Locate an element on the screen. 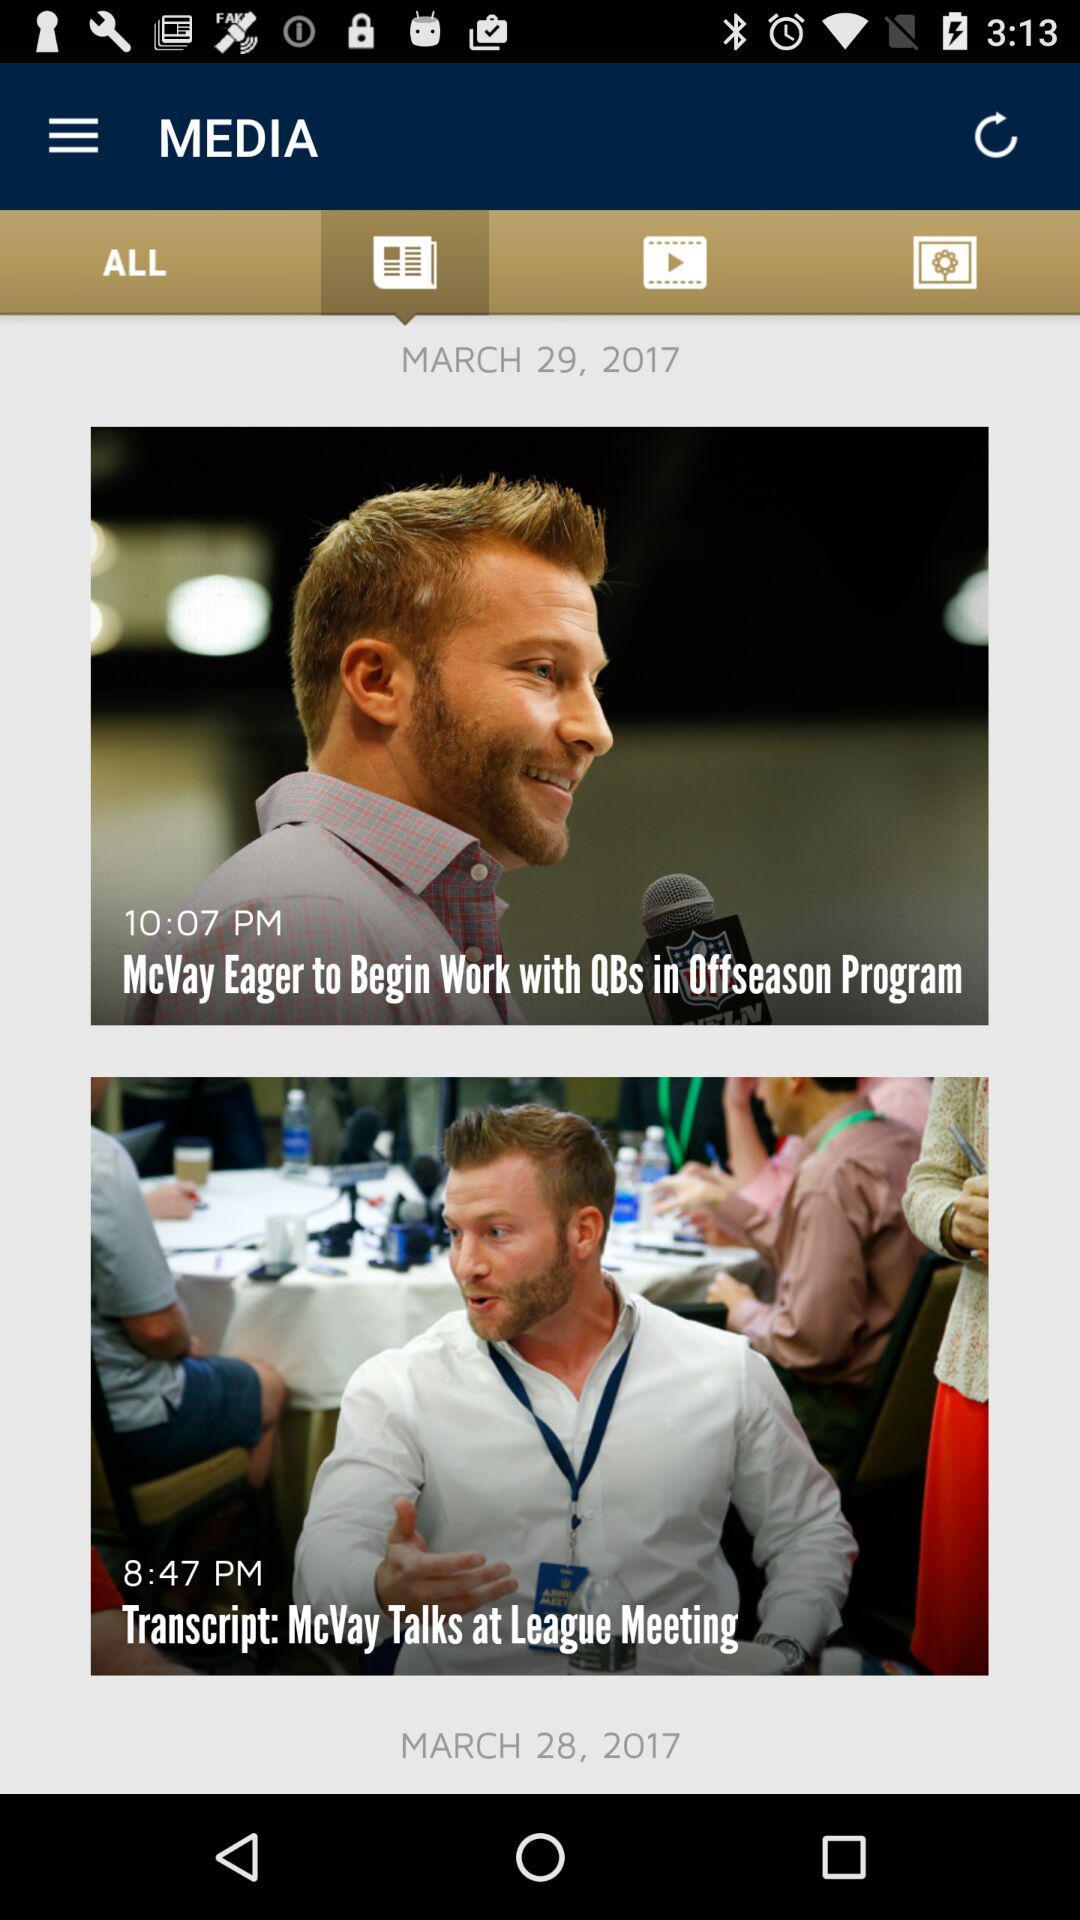  the icon below march 29, 2017 item is located at coordinates (202, 920).